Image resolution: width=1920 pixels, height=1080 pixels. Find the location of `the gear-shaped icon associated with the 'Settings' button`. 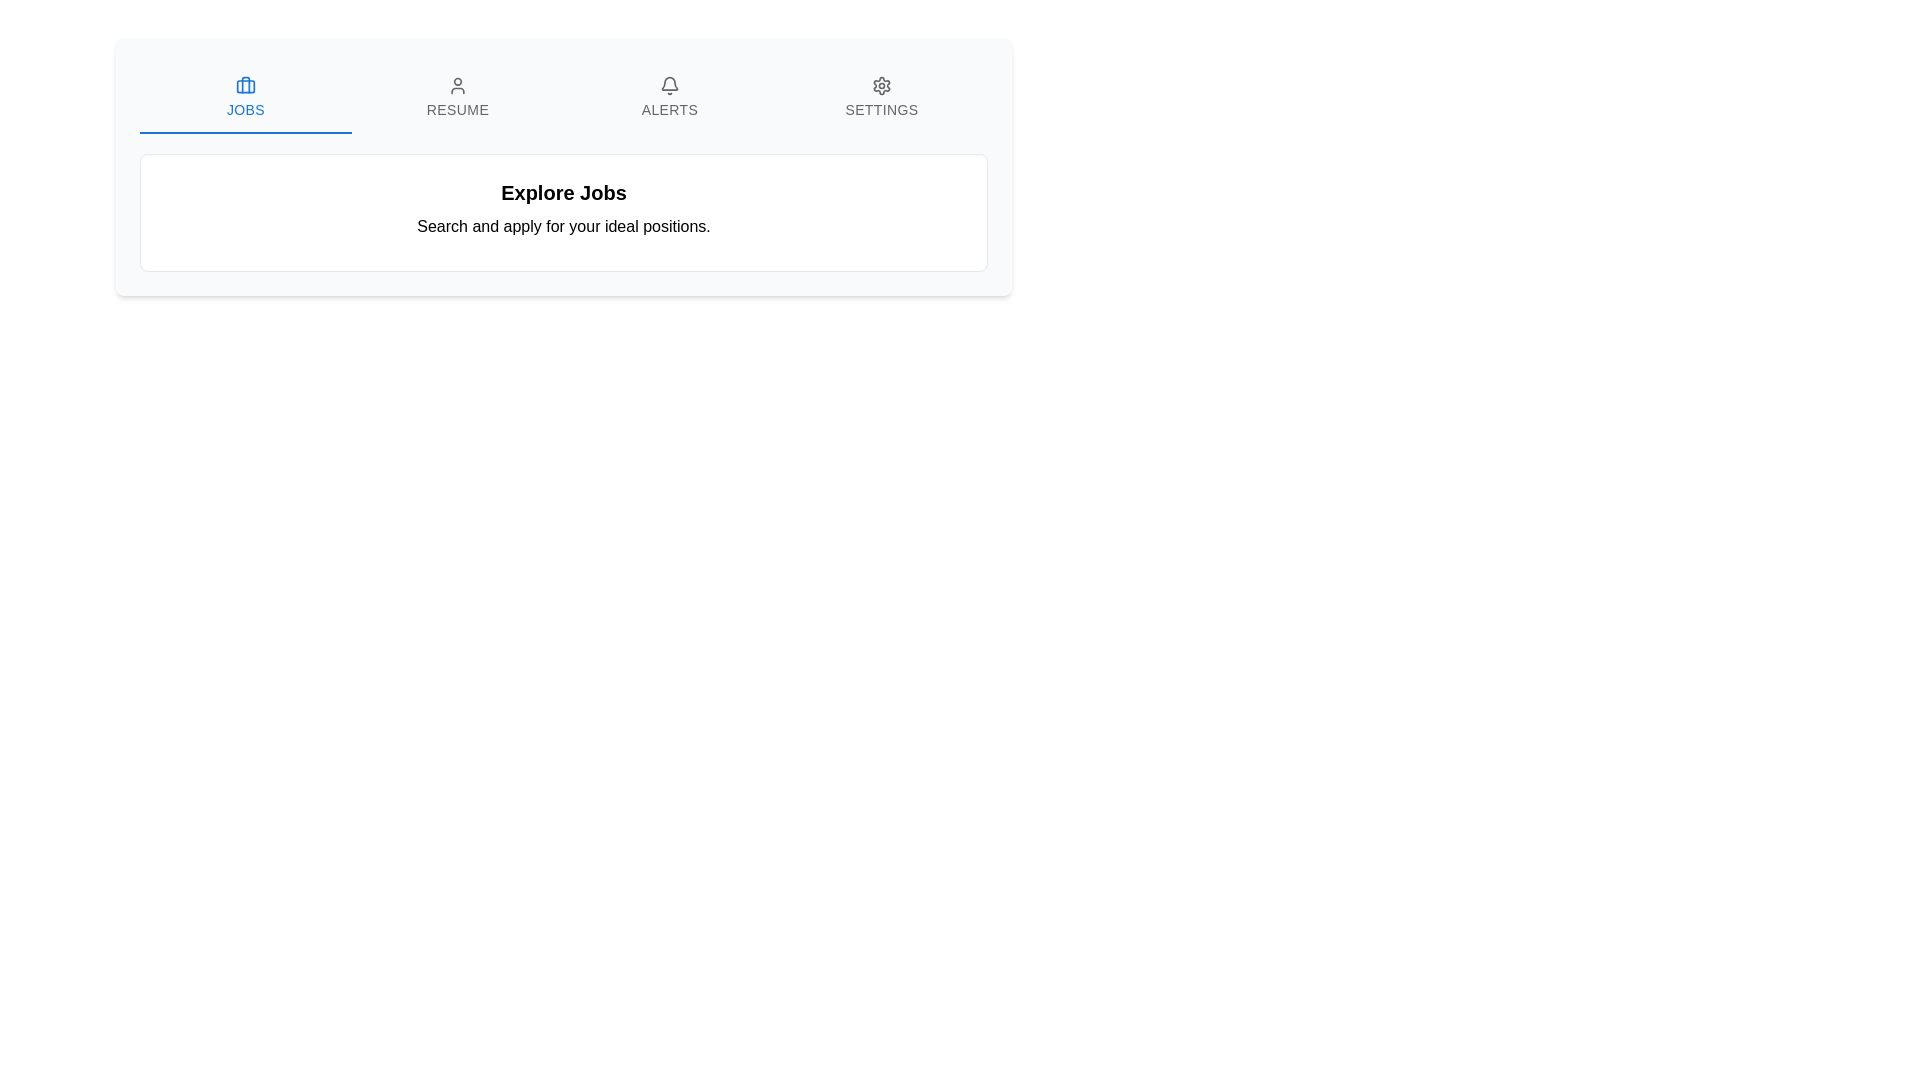

the gear-shaped icon associated with the 'Settings' button is located at coordinates (881, 84).